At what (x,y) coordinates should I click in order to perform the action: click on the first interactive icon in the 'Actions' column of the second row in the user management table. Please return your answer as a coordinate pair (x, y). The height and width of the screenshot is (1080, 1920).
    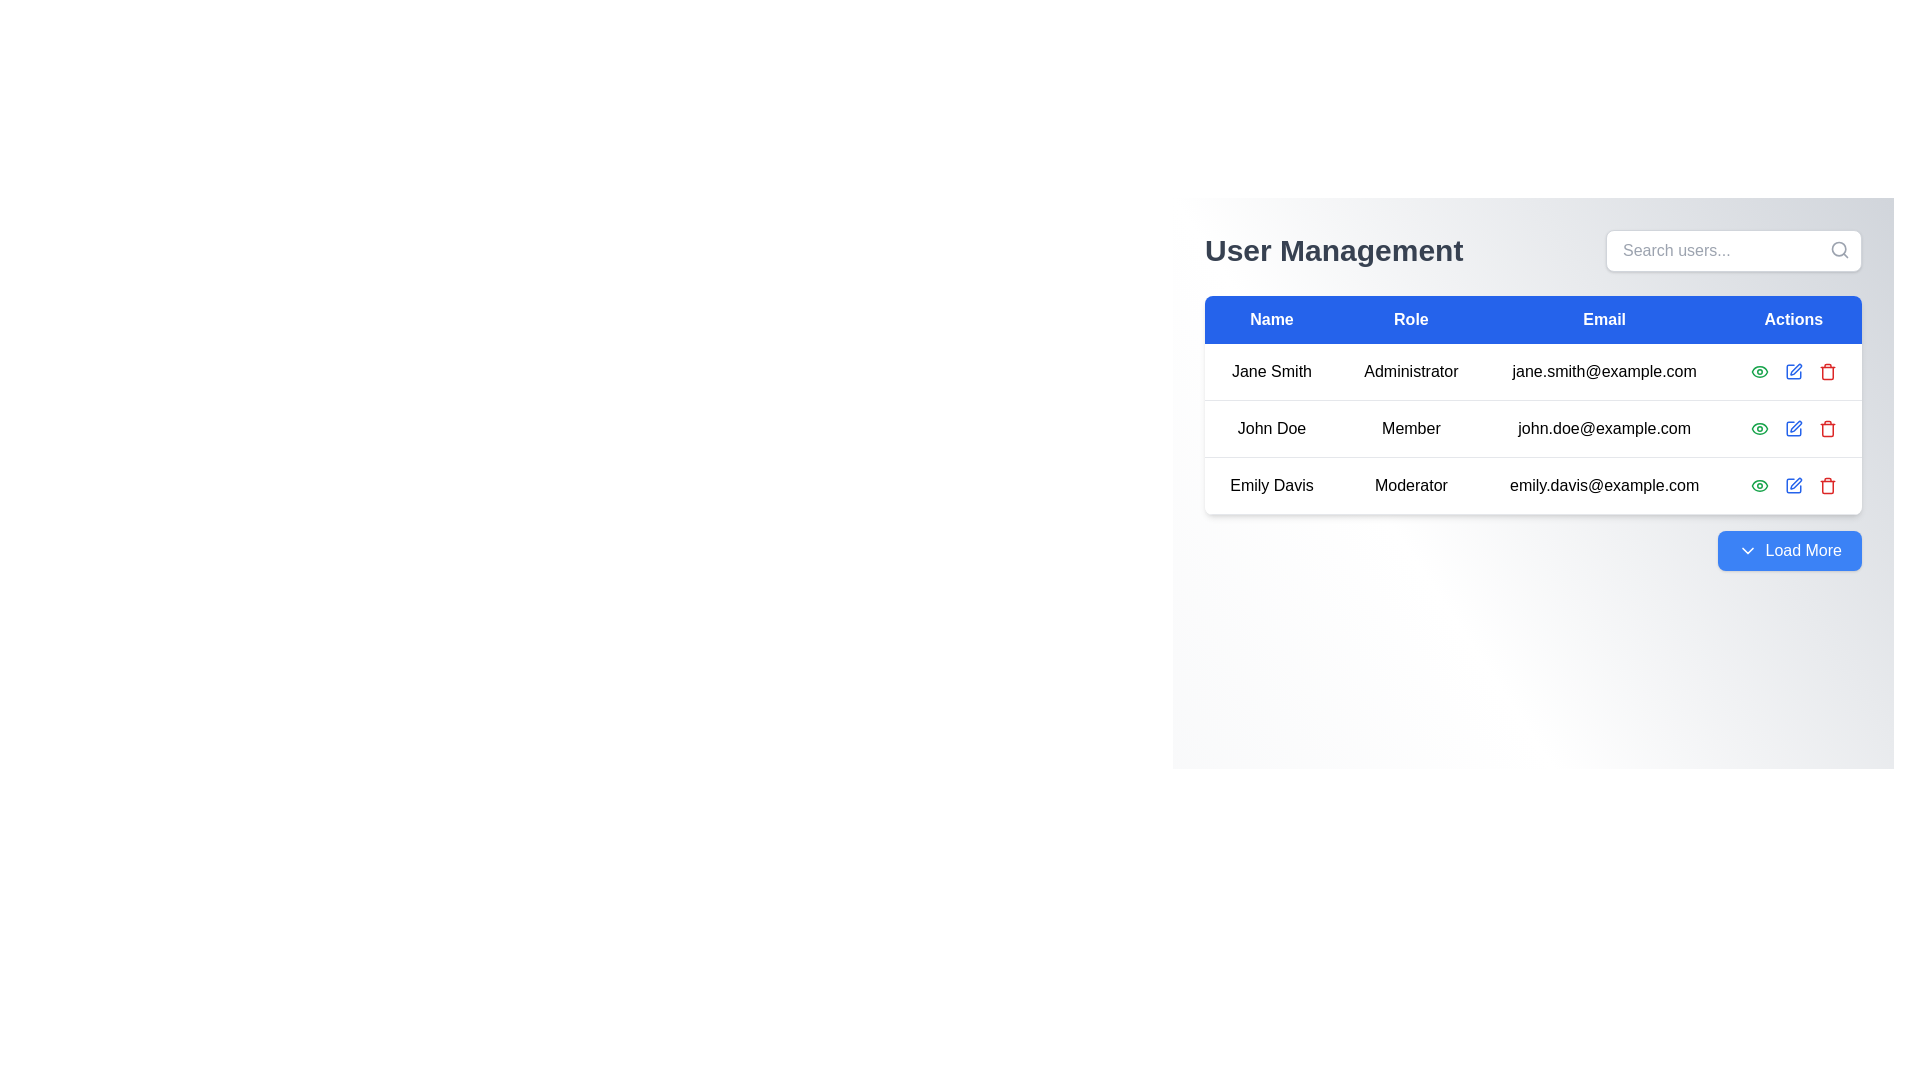
    Looking at the image, I should click on (1758, 427).